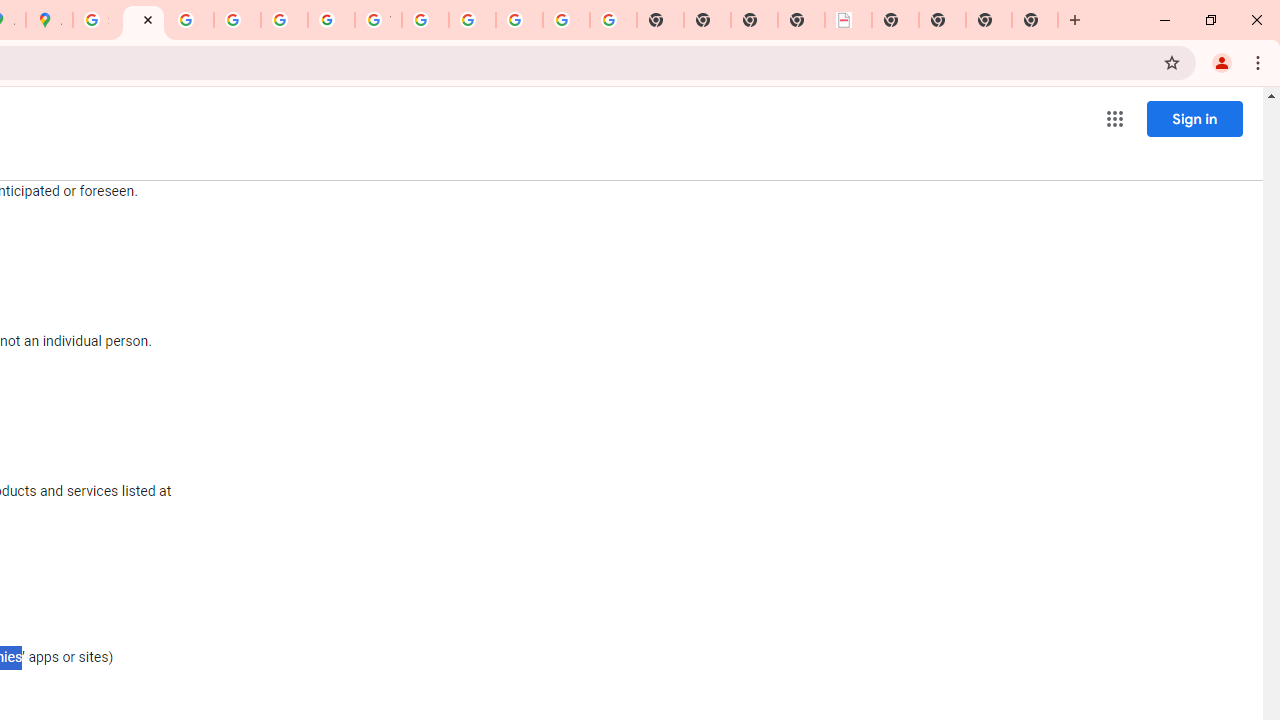 This screenshot has width=1280, height=720. I want to click on 'New Tab', so click(1035, 20).